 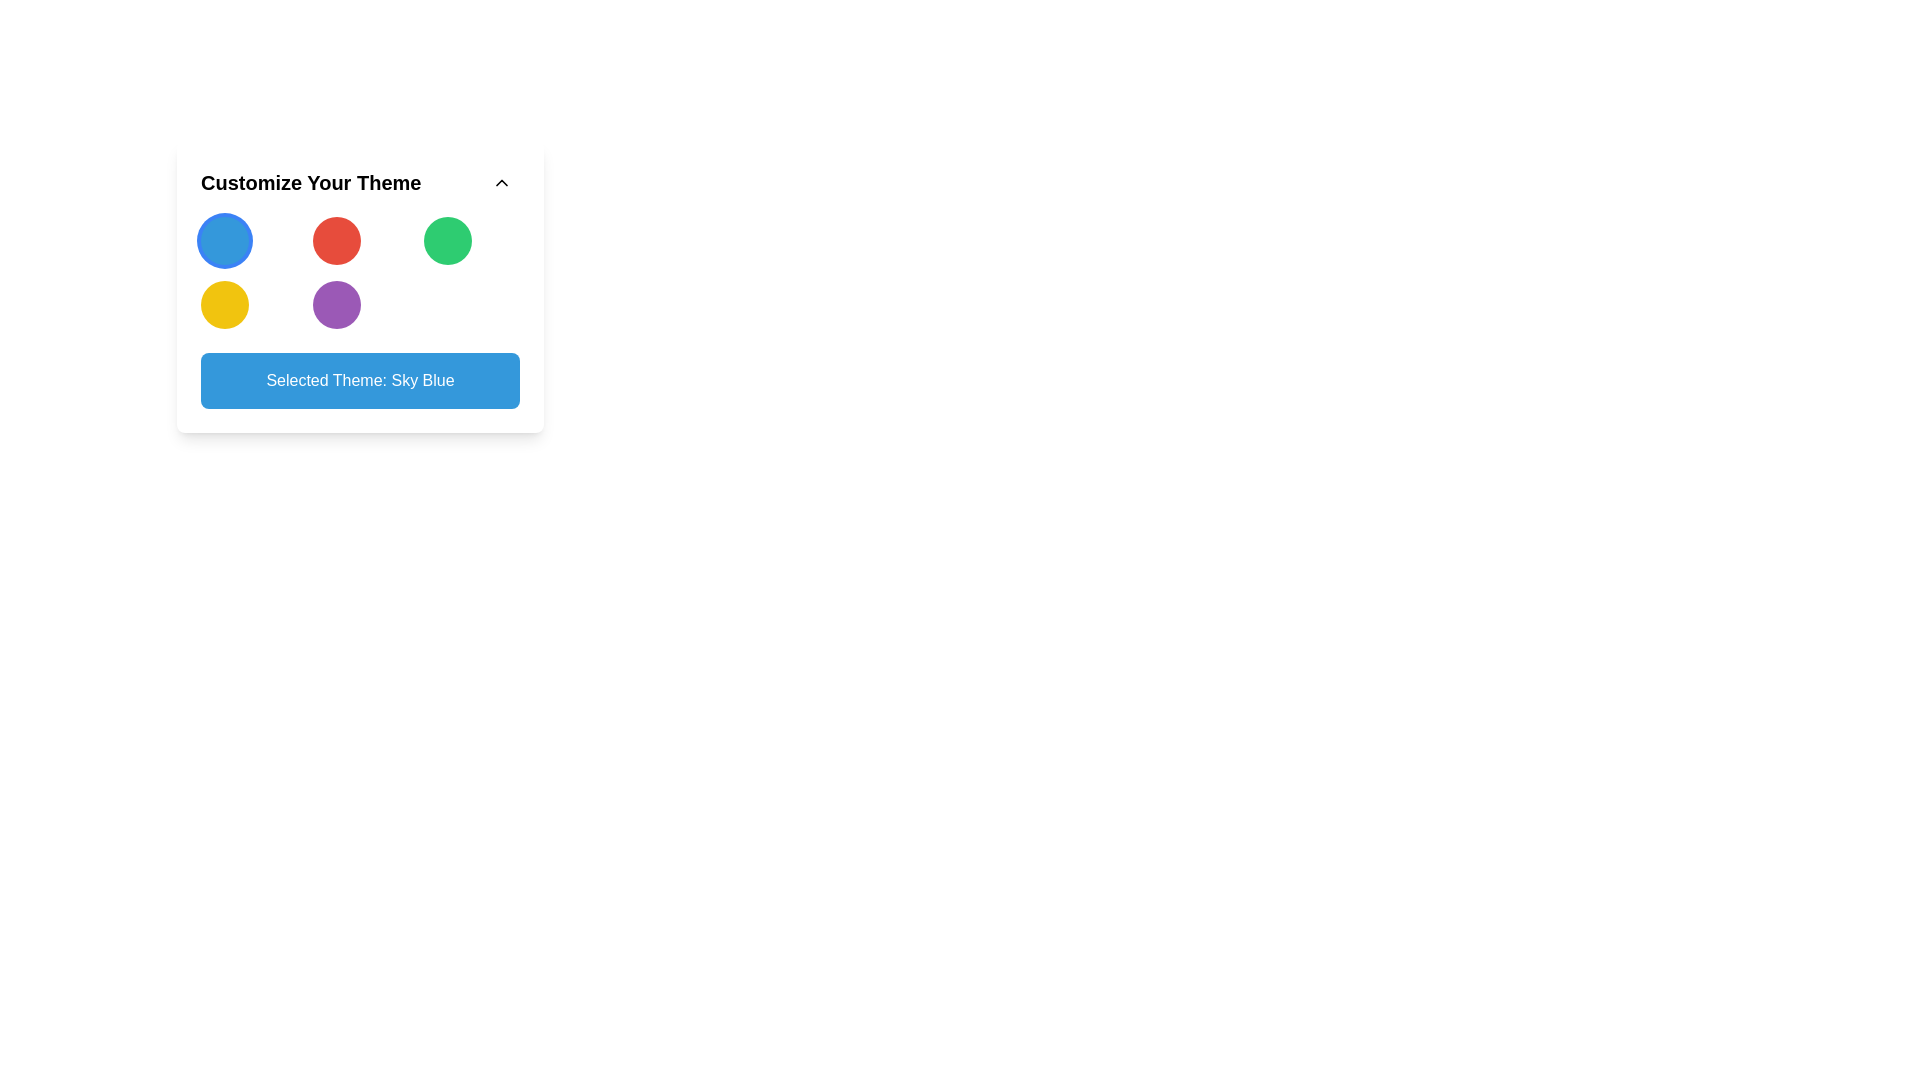 I want to click on the 'Golden Yellow' theme selection button located in the first column of the second row within the 'Customize Your Theme' grid of buttons, so click(x=225, y=304).